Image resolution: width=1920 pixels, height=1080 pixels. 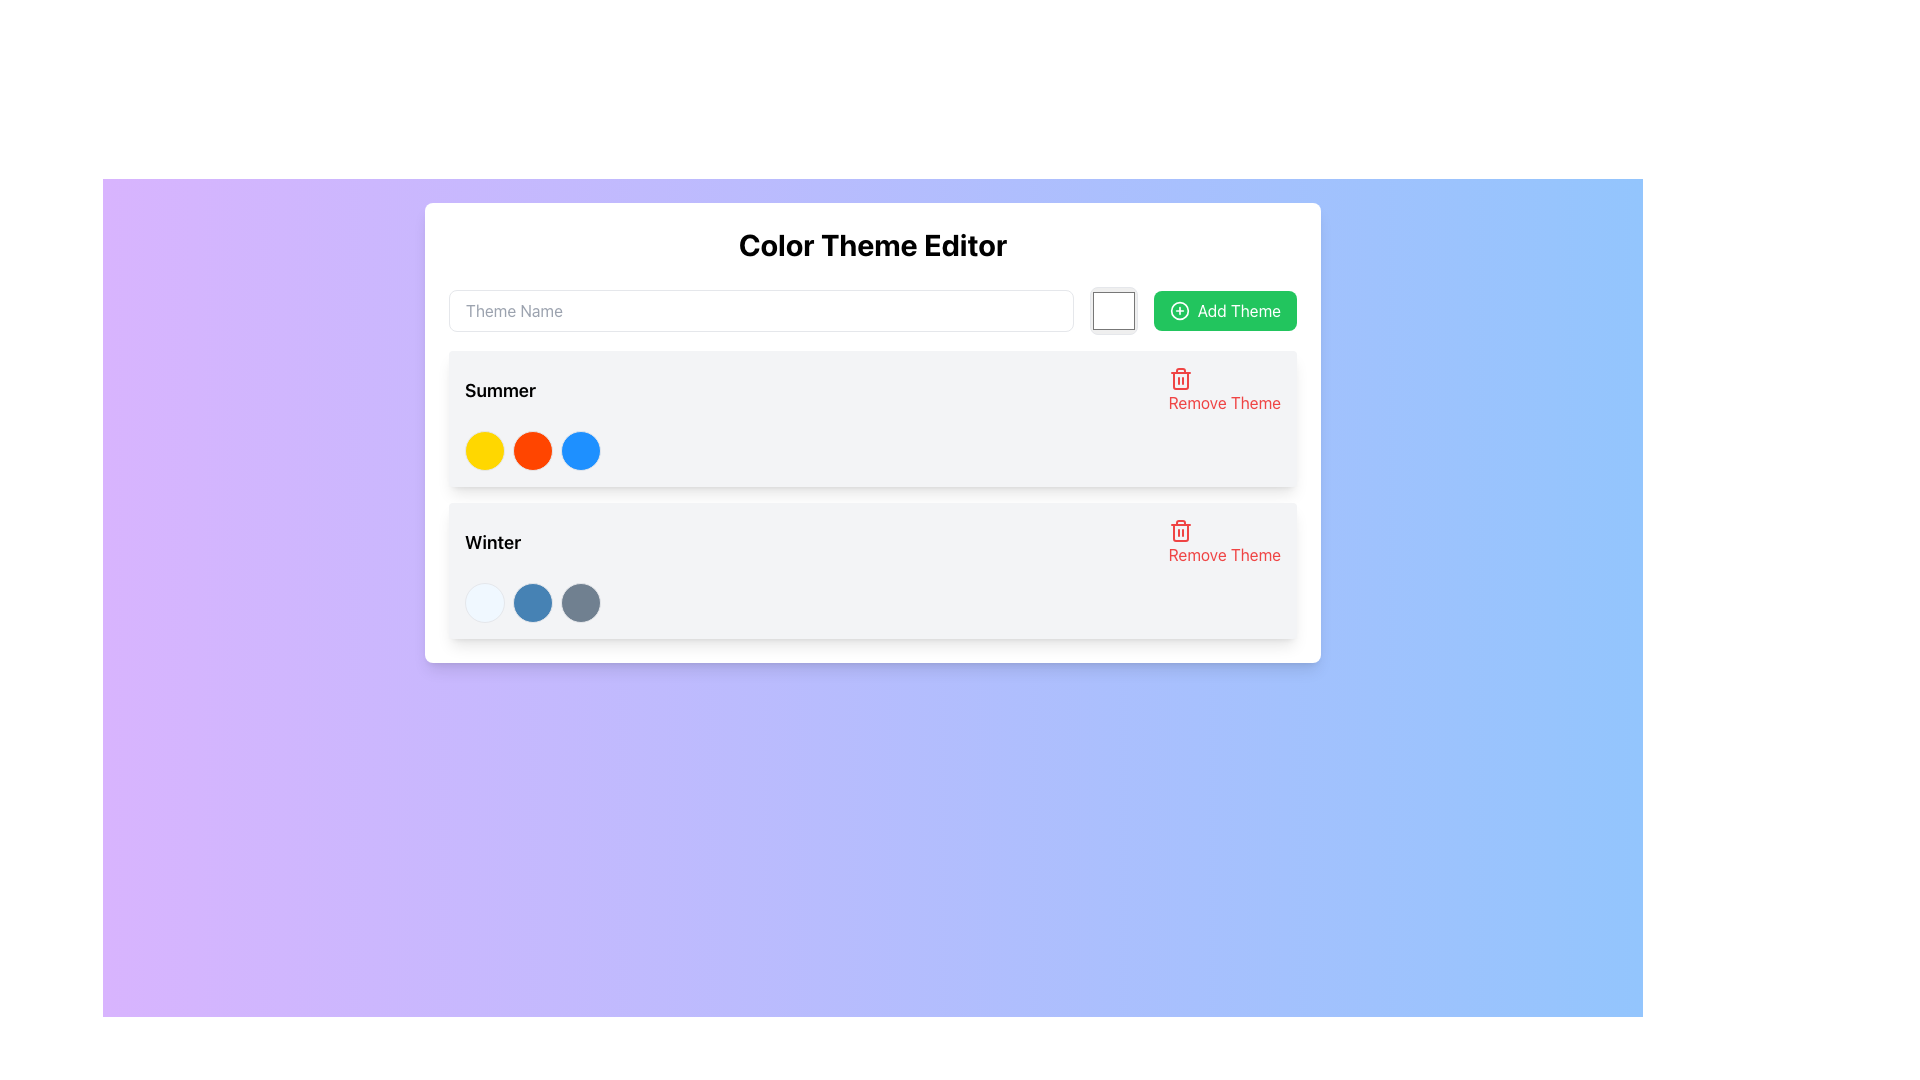 What do you see at coordinates (484, 601) in the screenshot?
I see `the first circle in the row of three circles under the 'Winter' section, which serves as a decorative indicator` at bounding box center [484, 601].